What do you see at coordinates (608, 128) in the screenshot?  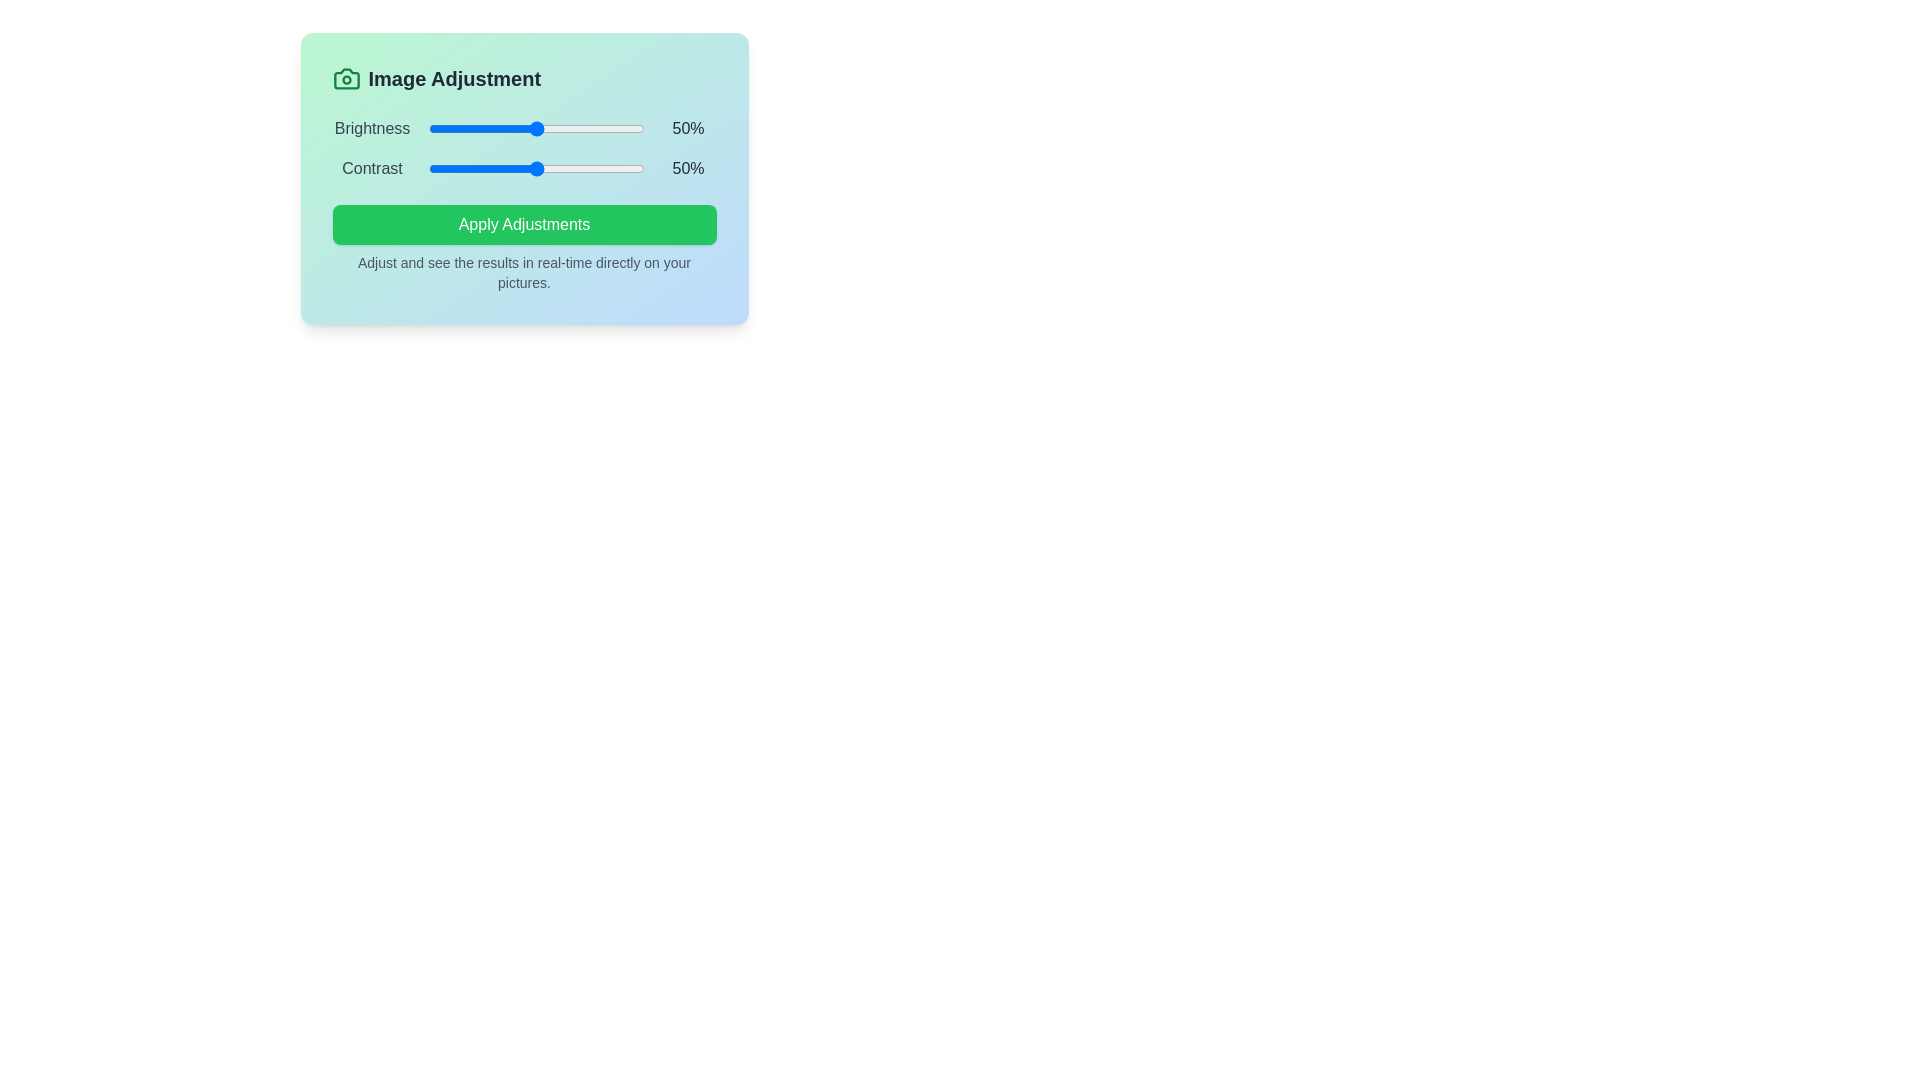 I see `the brightness slider to 84%` at bounding box center [608, 128].